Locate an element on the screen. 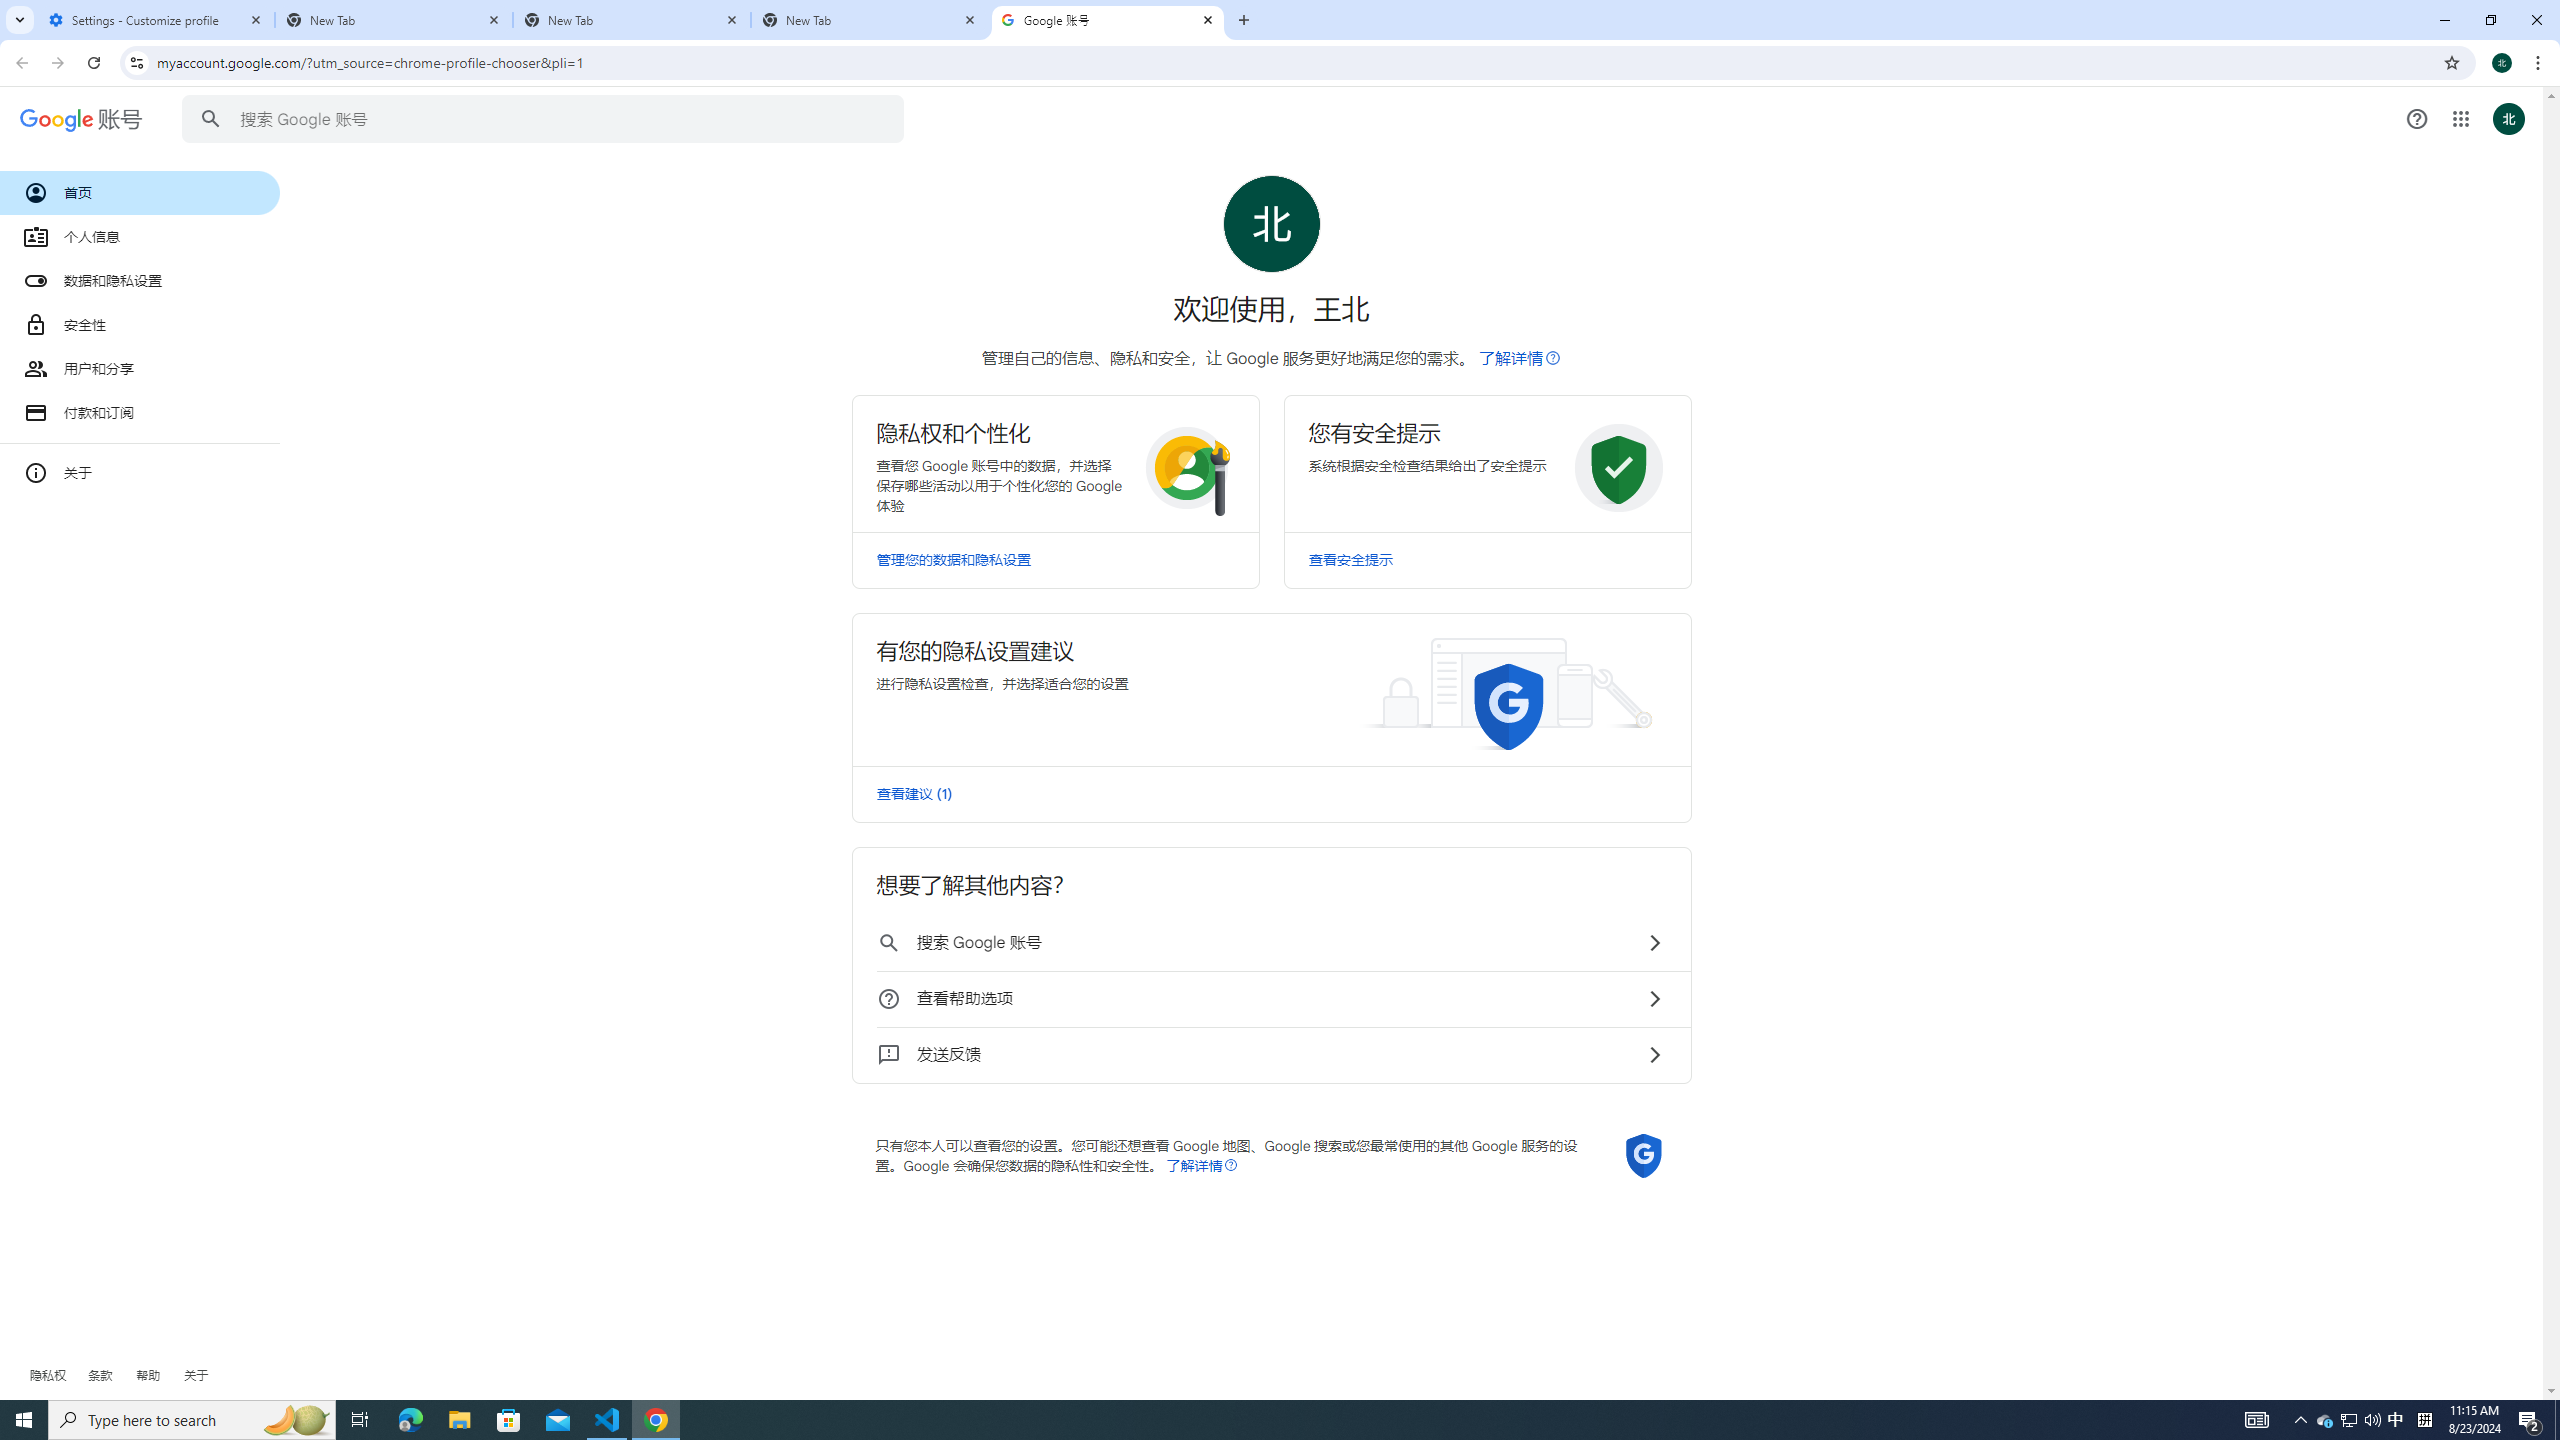  'New Tab' is located at coordinates (631, 19).